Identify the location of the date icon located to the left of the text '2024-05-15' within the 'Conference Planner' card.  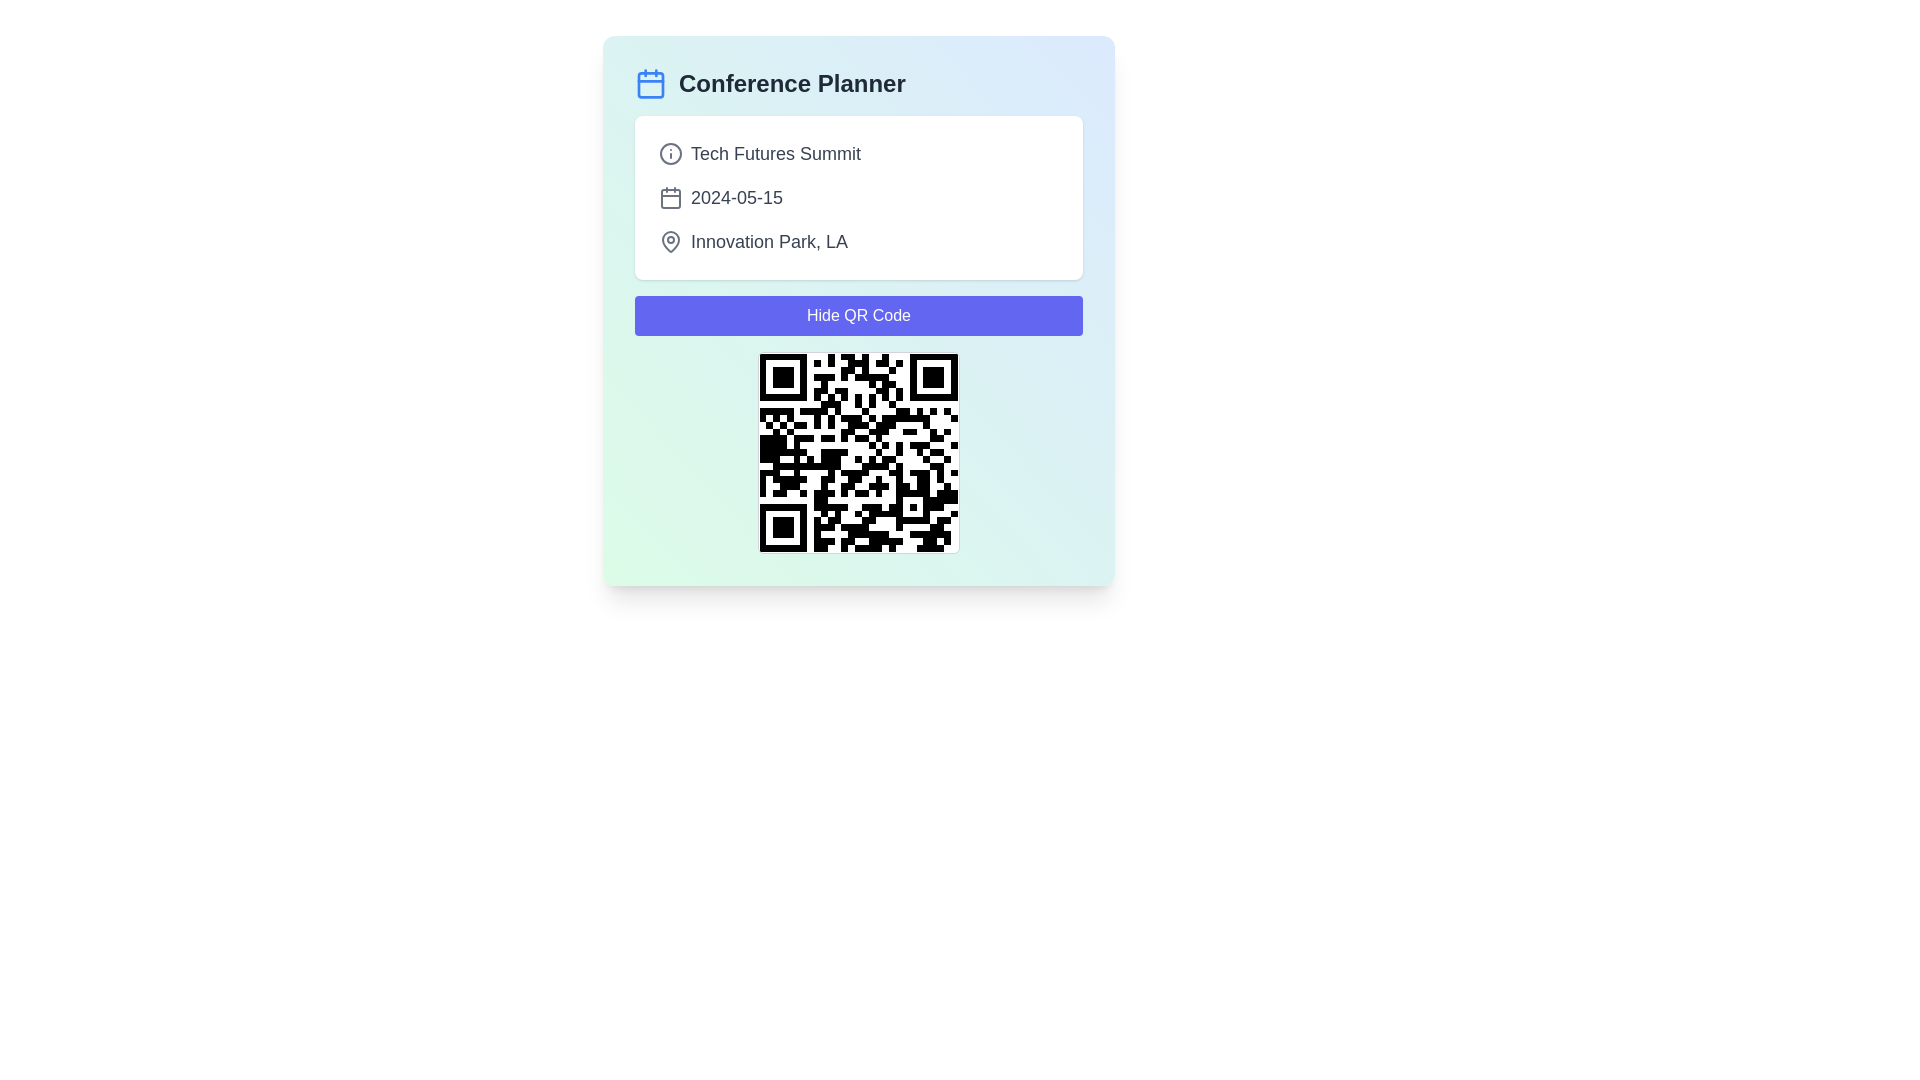
(671, 199).